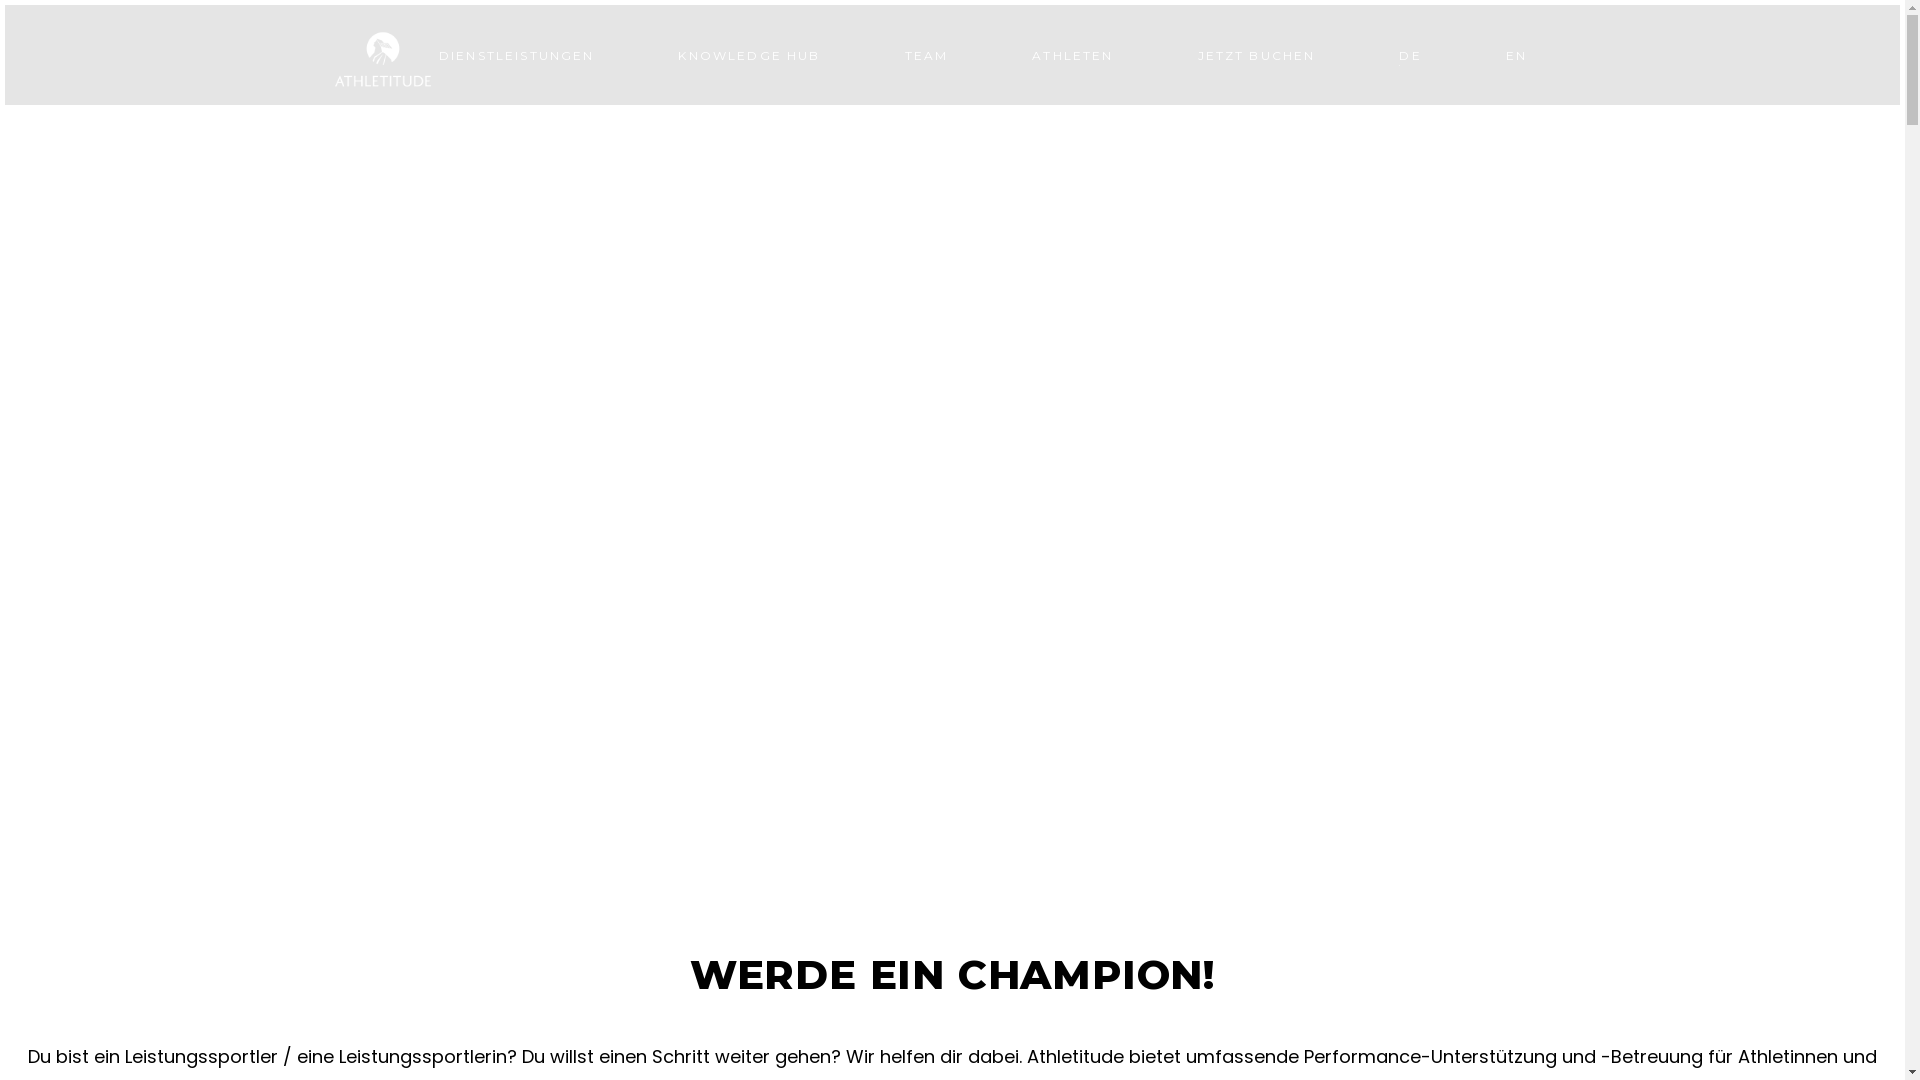 The height and width of the screenshot is (1080, 1920). Describe the element at coordinates (1409, 54) in the screenshot. I see `'DE'` at that location.